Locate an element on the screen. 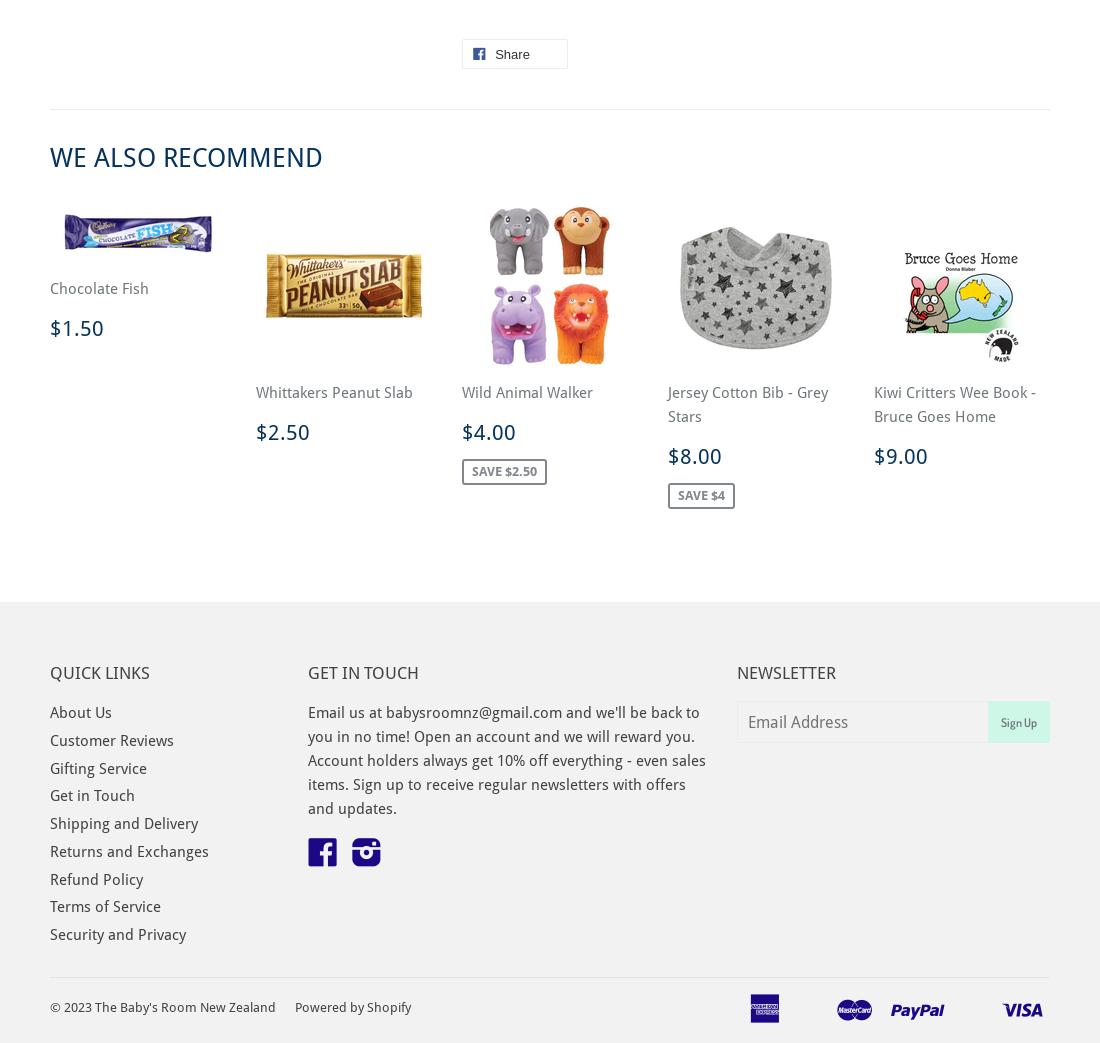  'The Baby's Room New Zealand' is located at coordinates (184, 1007).